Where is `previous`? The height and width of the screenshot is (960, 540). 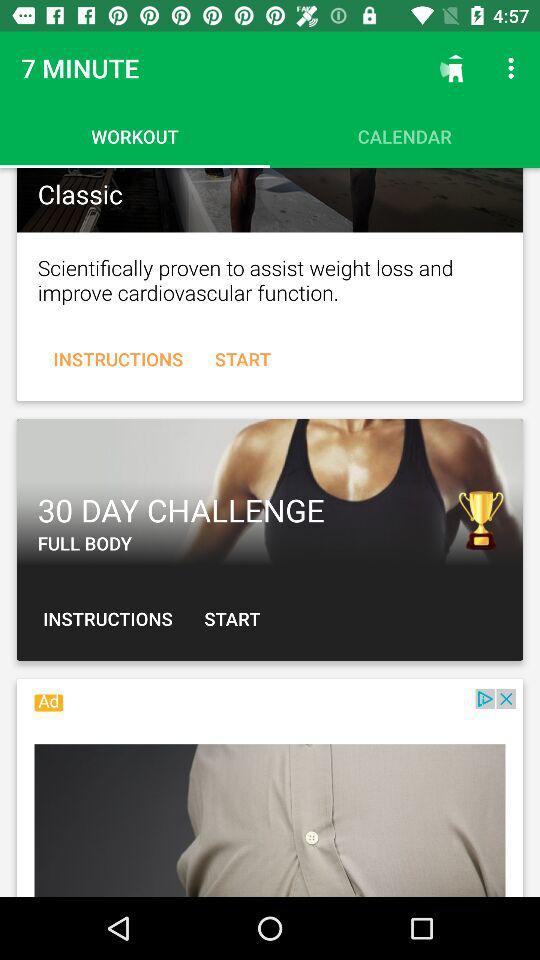 previous is located at coordinates (270, 491).